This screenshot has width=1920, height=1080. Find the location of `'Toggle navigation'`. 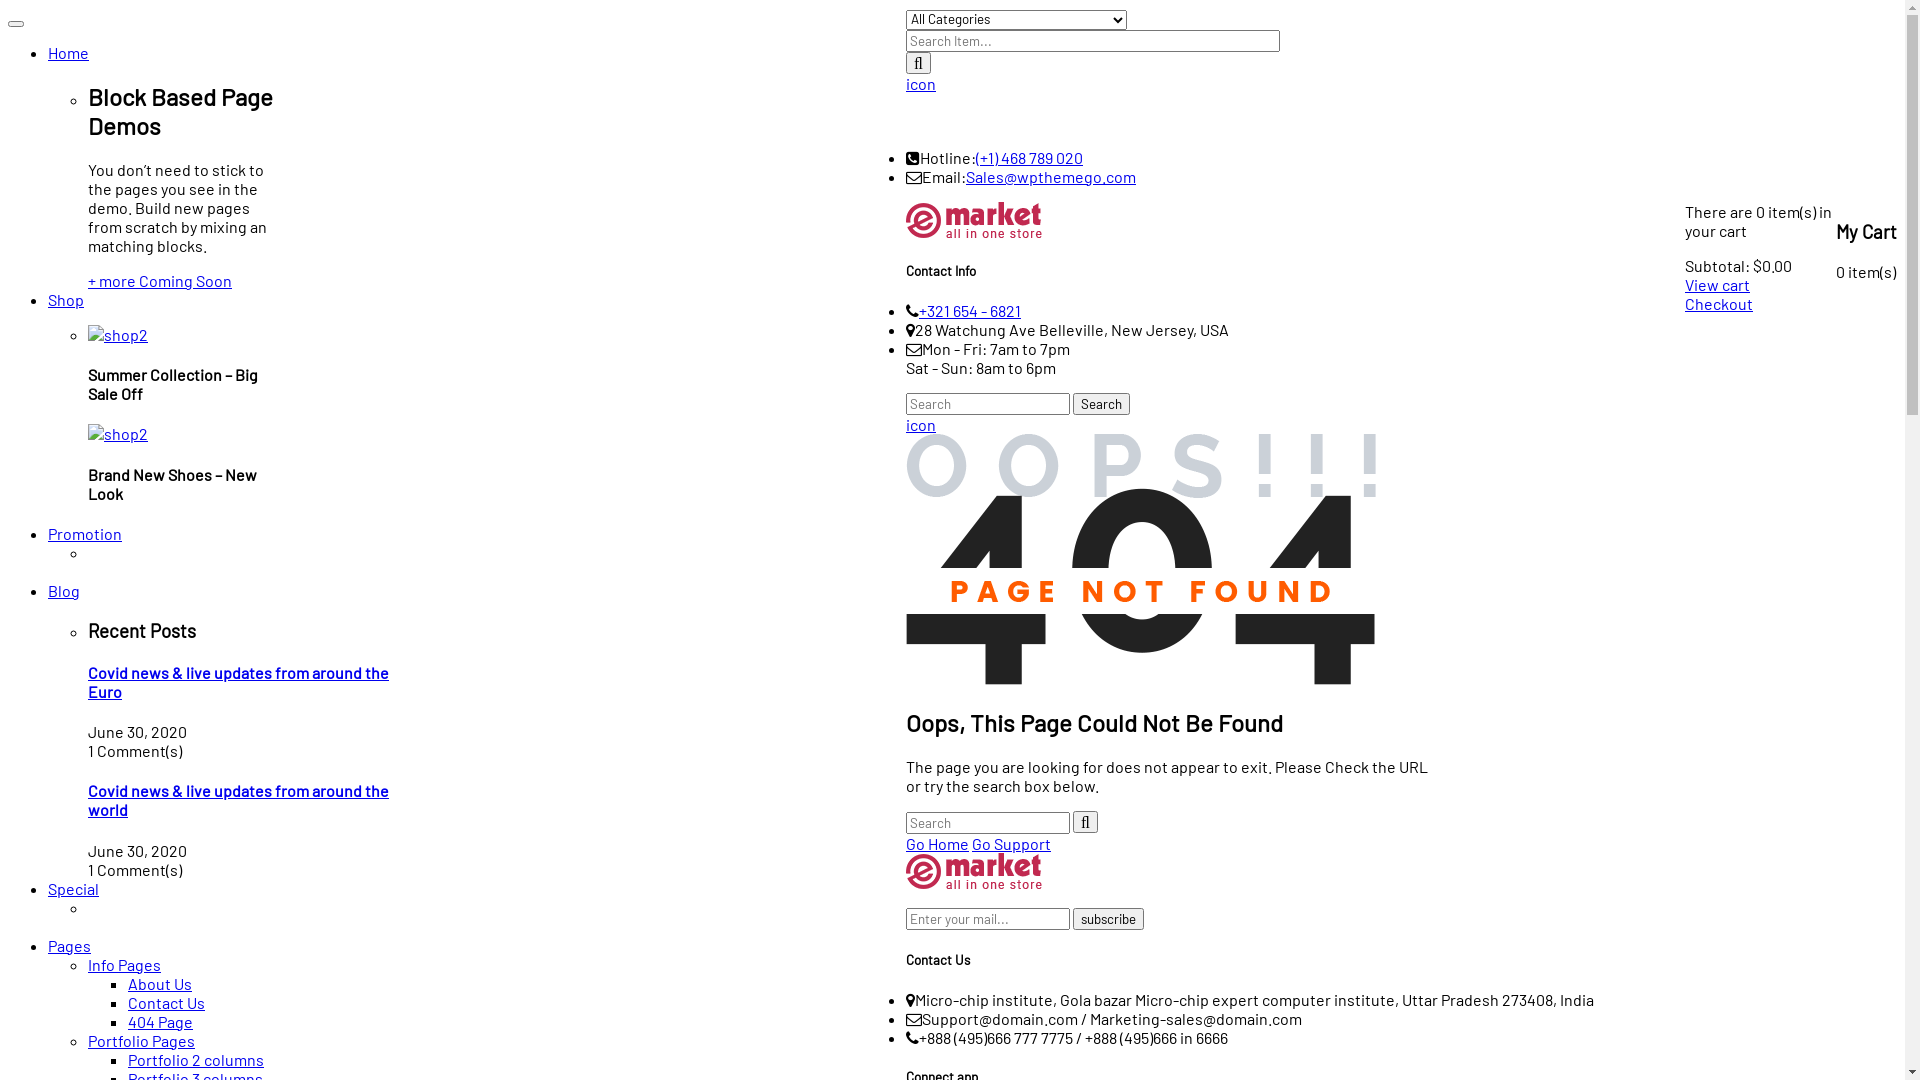

'Toggle navigation' is located at coordinates (15, 23).